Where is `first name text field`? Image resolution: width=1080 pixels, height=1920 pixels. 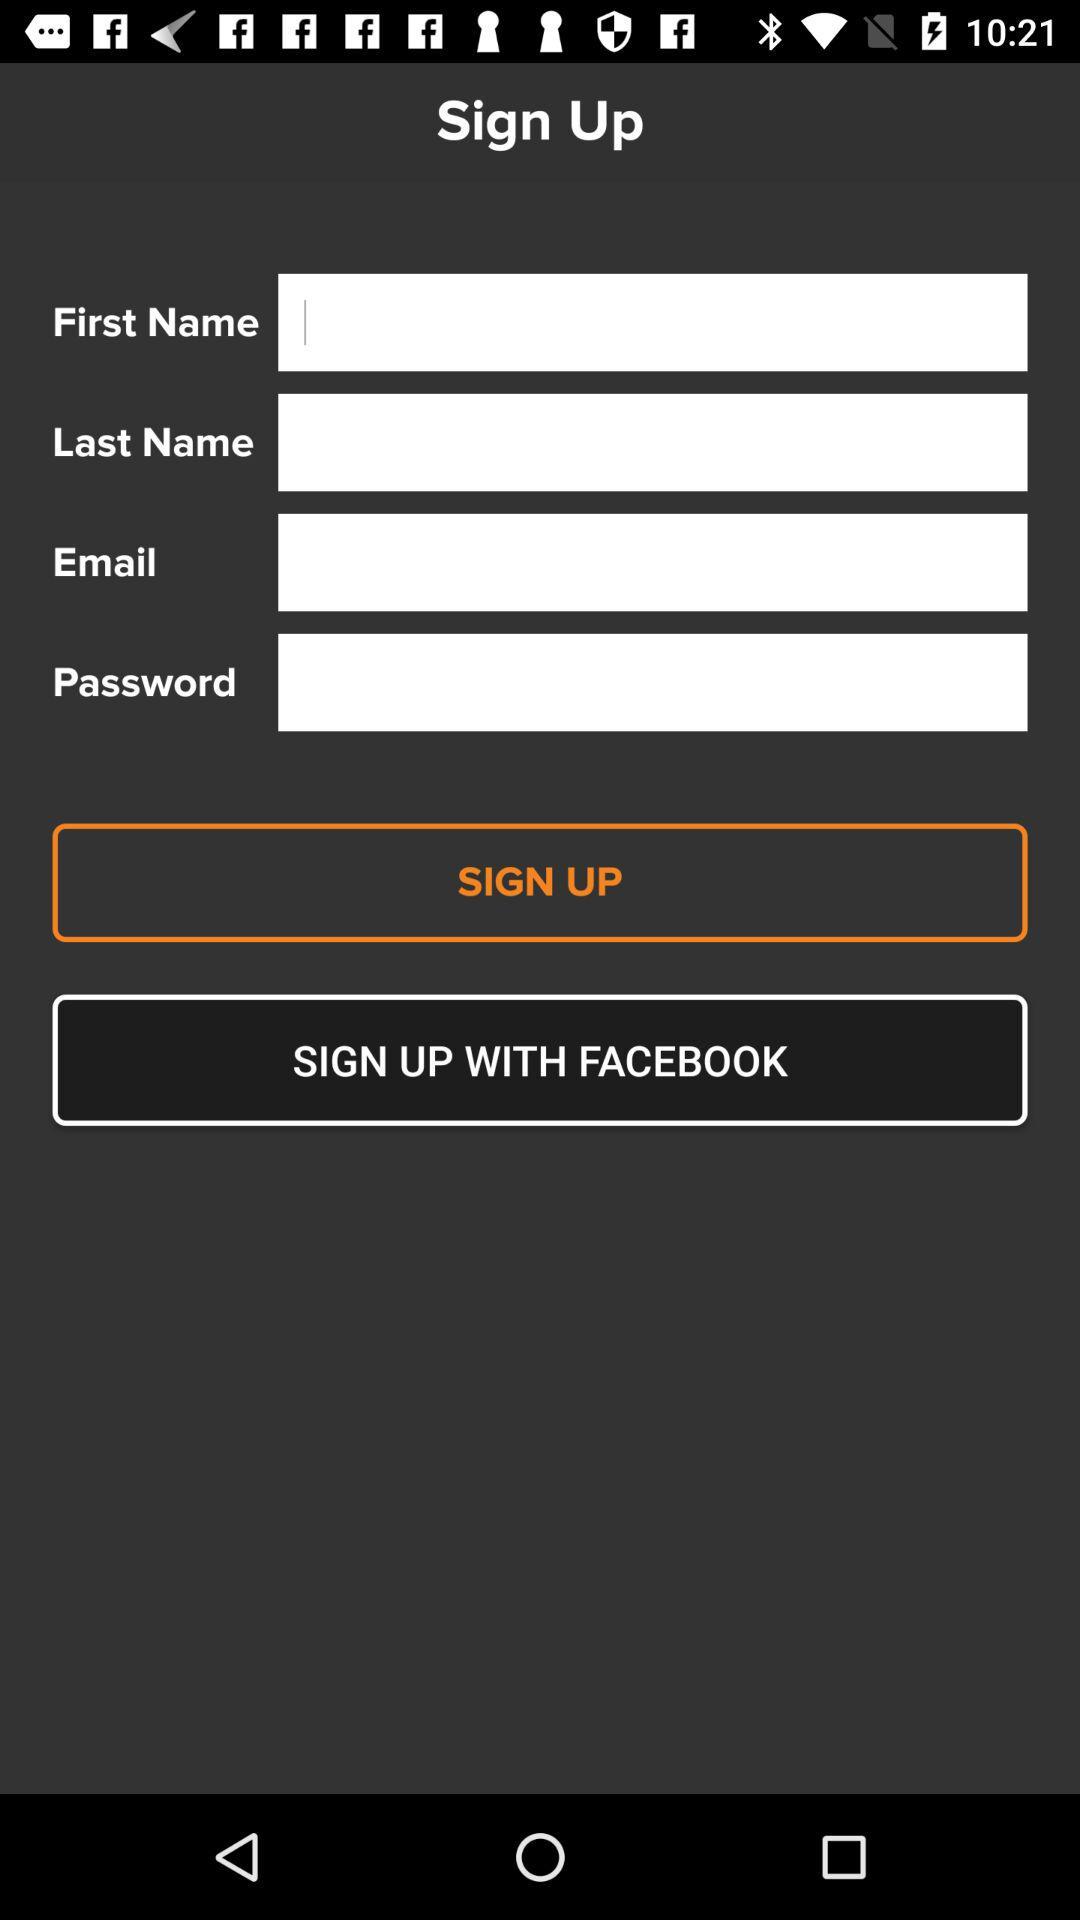 first name text field is located at coordinates (652, 322).